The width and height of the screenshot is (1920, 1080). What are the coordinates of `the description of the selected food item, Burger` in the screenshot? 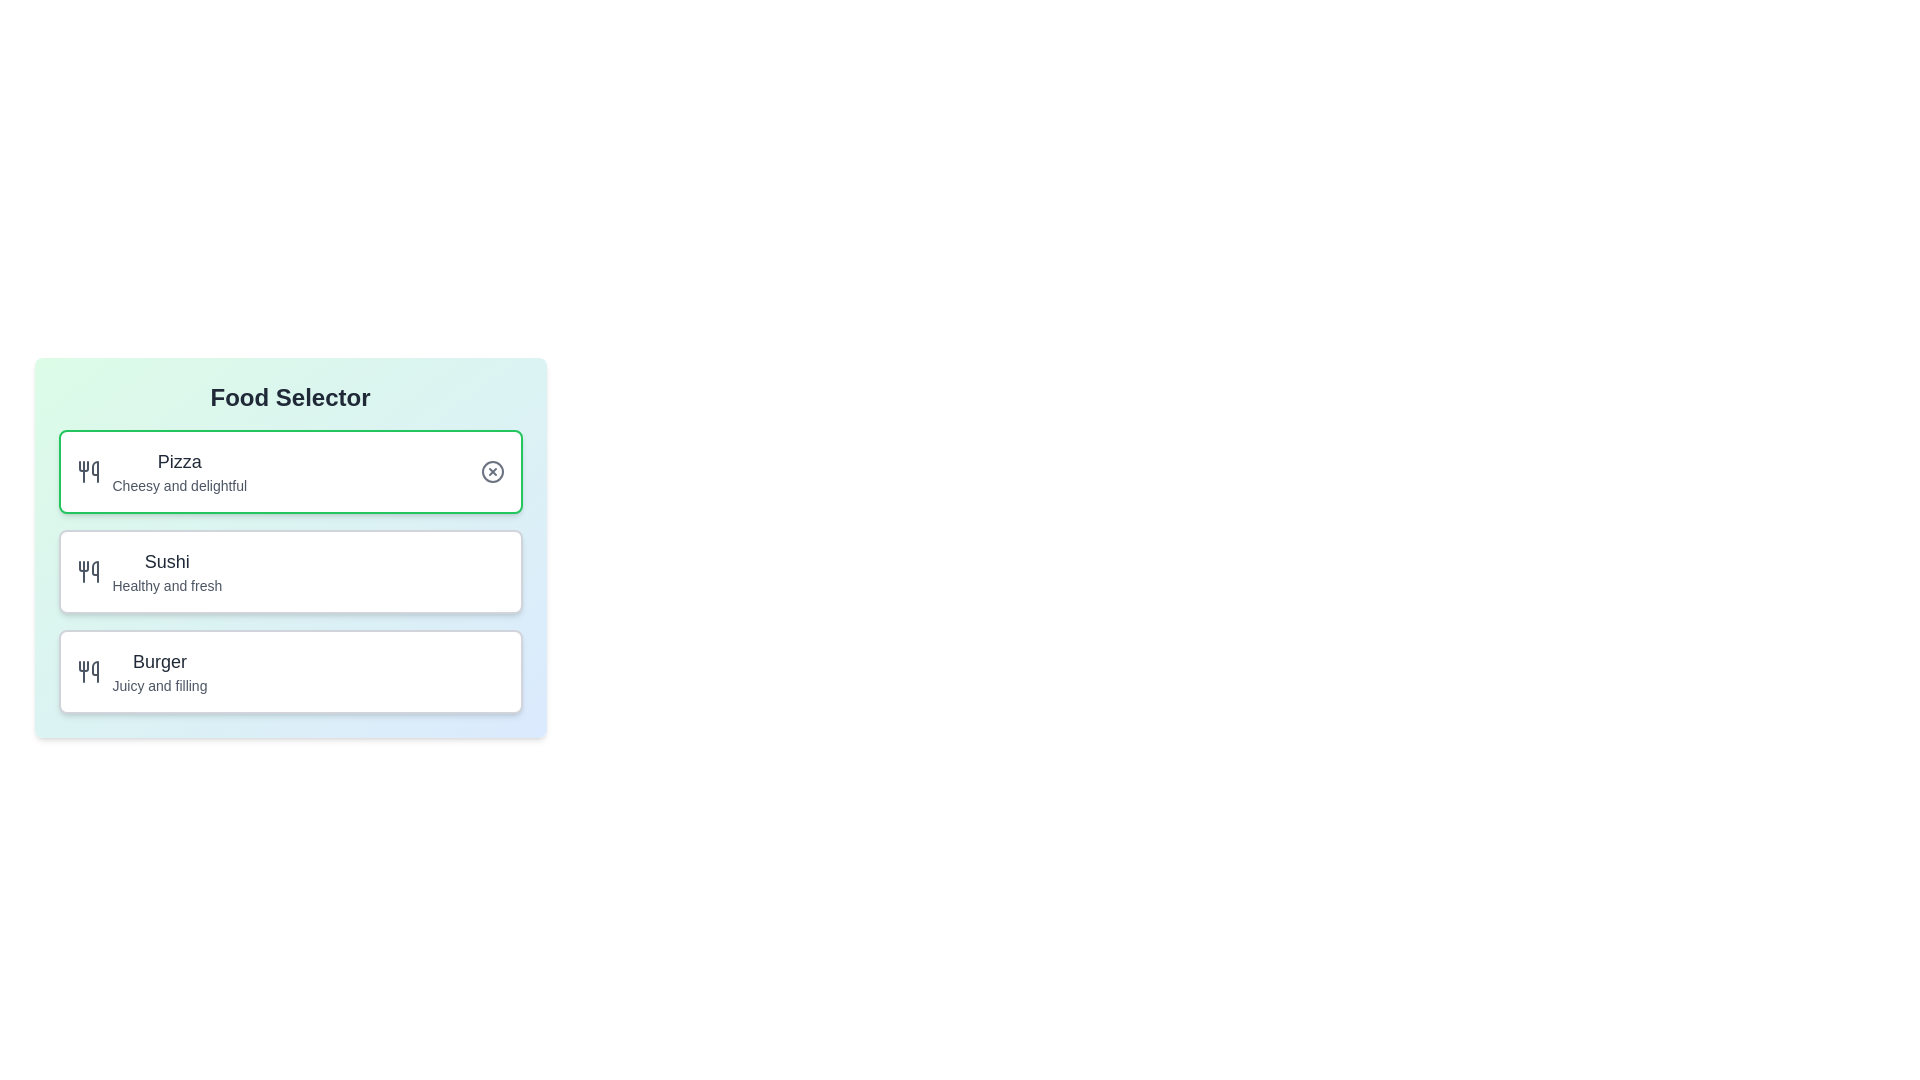 It's located at (289, 671).